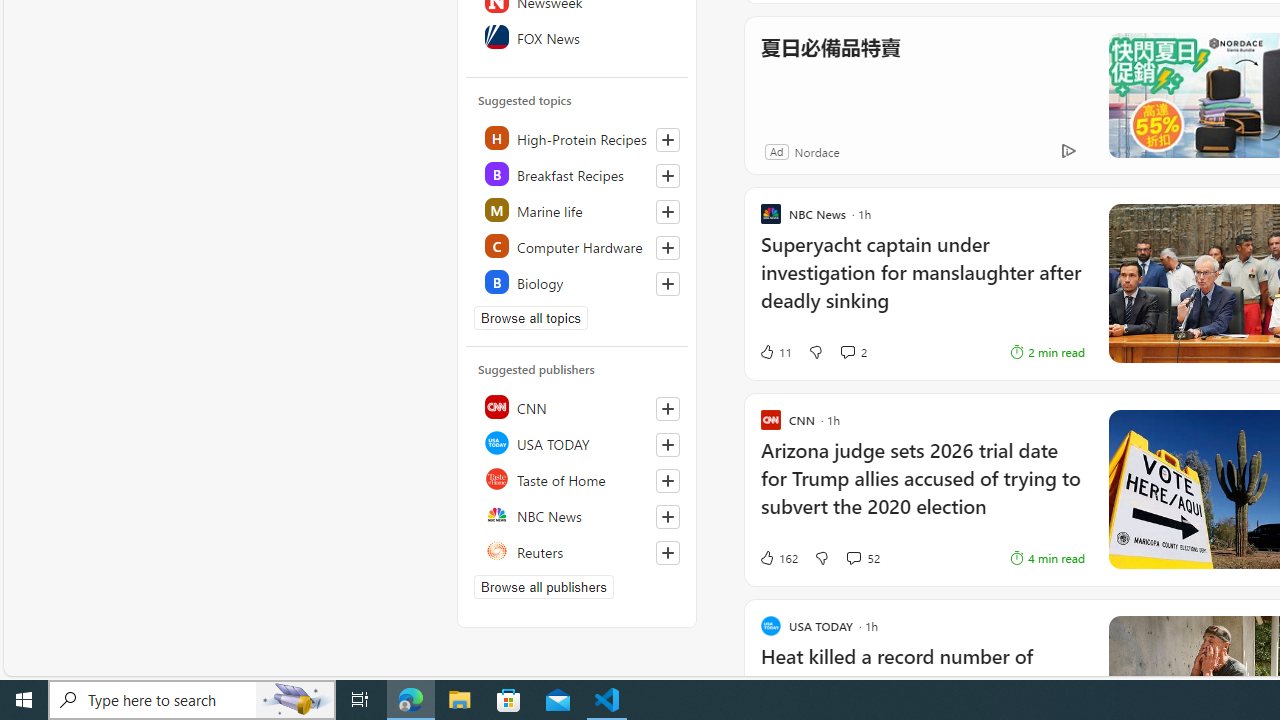 This screenshot has height=720, width=1280. Describe the element at coordinates (777, 558) in the screenshot. I see `'162 Like'` at that location.